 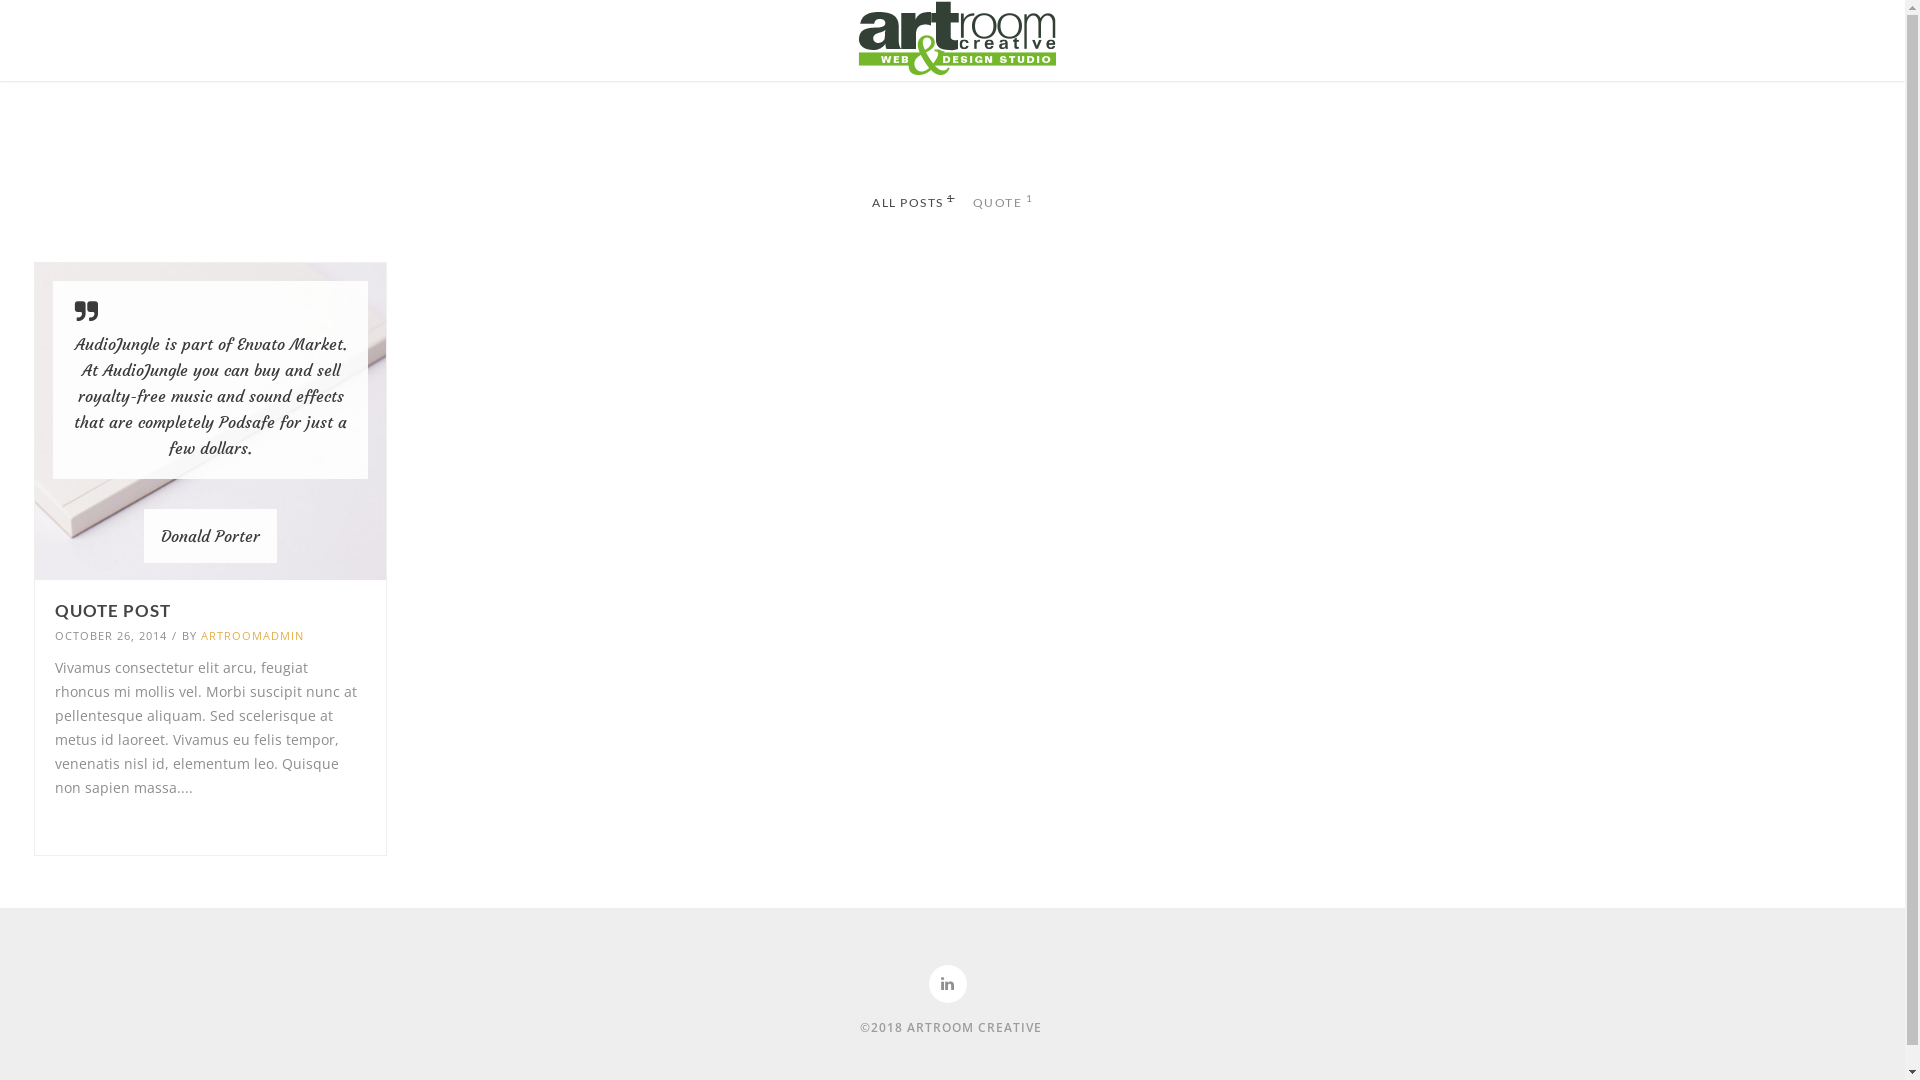 I want to click on 'ALL POSTS 1', so click(x=912, y=203).